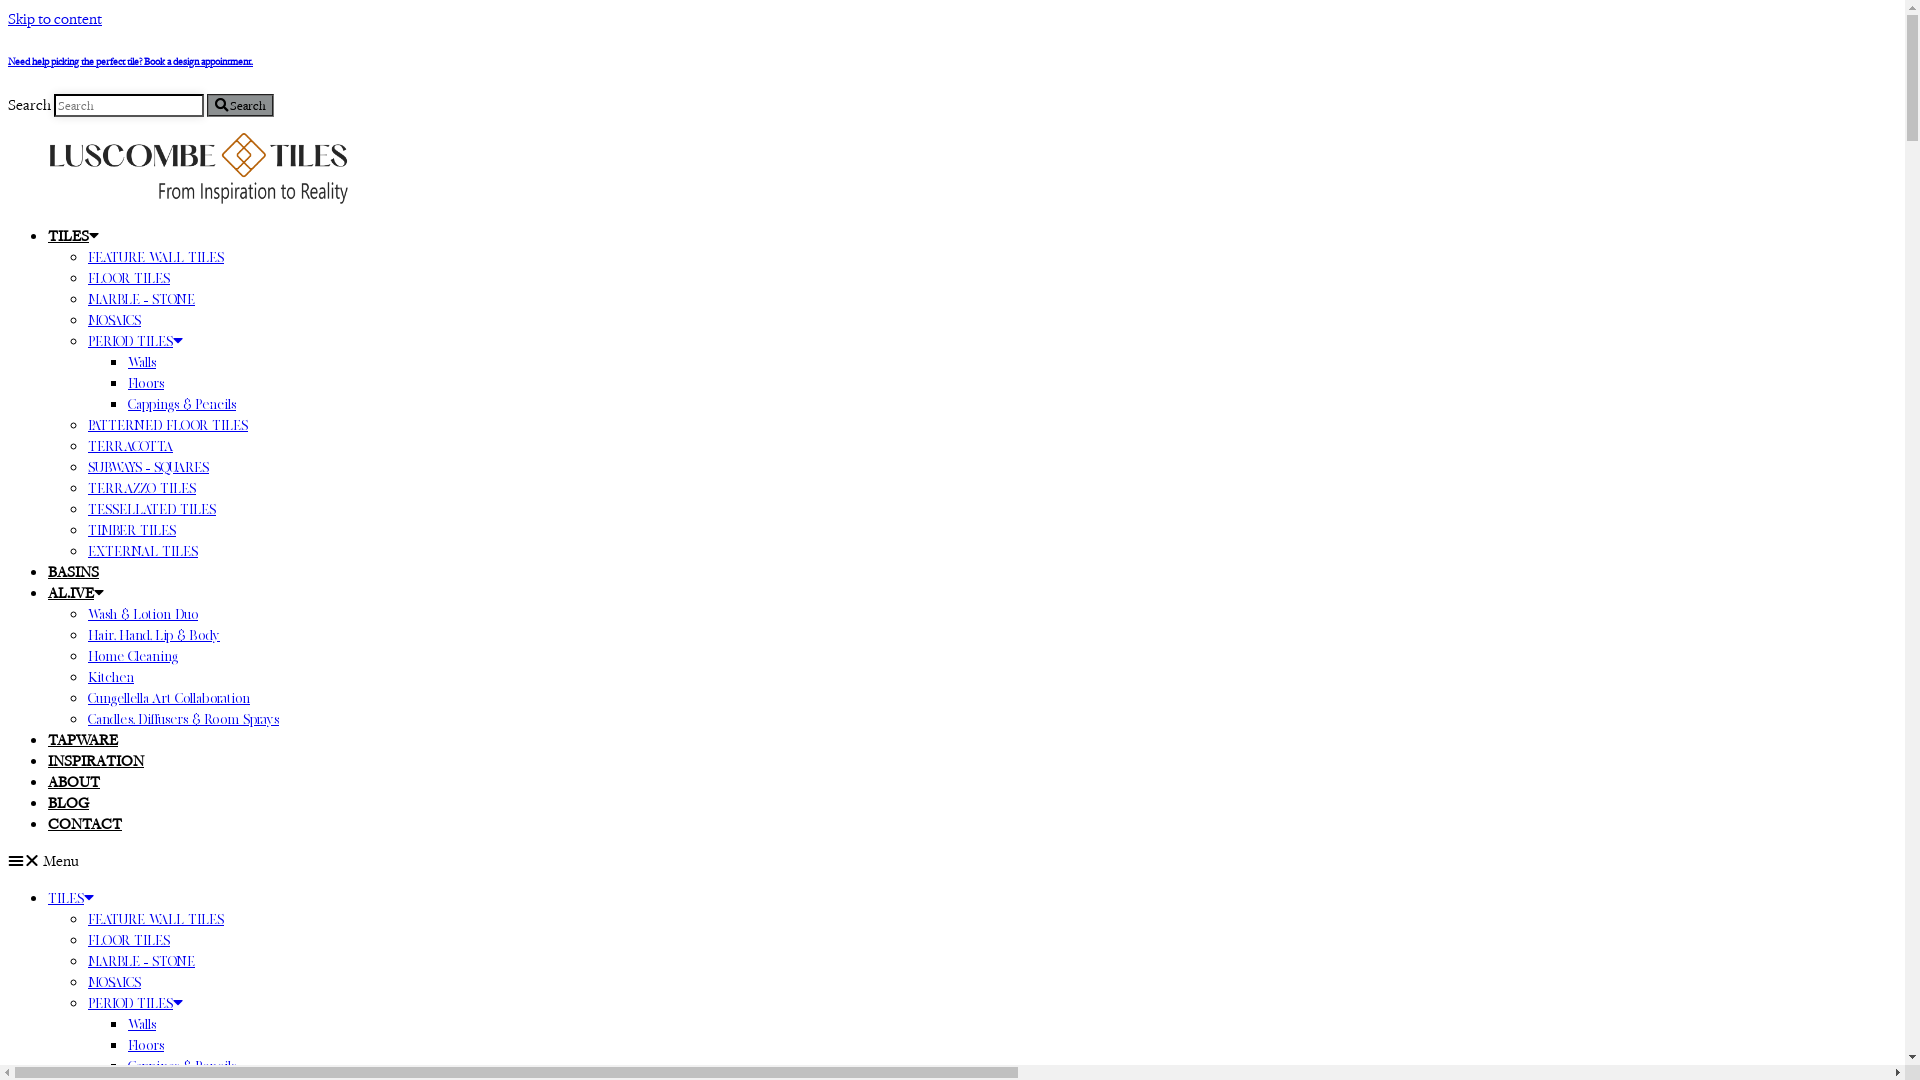 The height and width of the screenshot is (1080, 1920). I want to click on 'TERRACOTTA', so click(129, 445).